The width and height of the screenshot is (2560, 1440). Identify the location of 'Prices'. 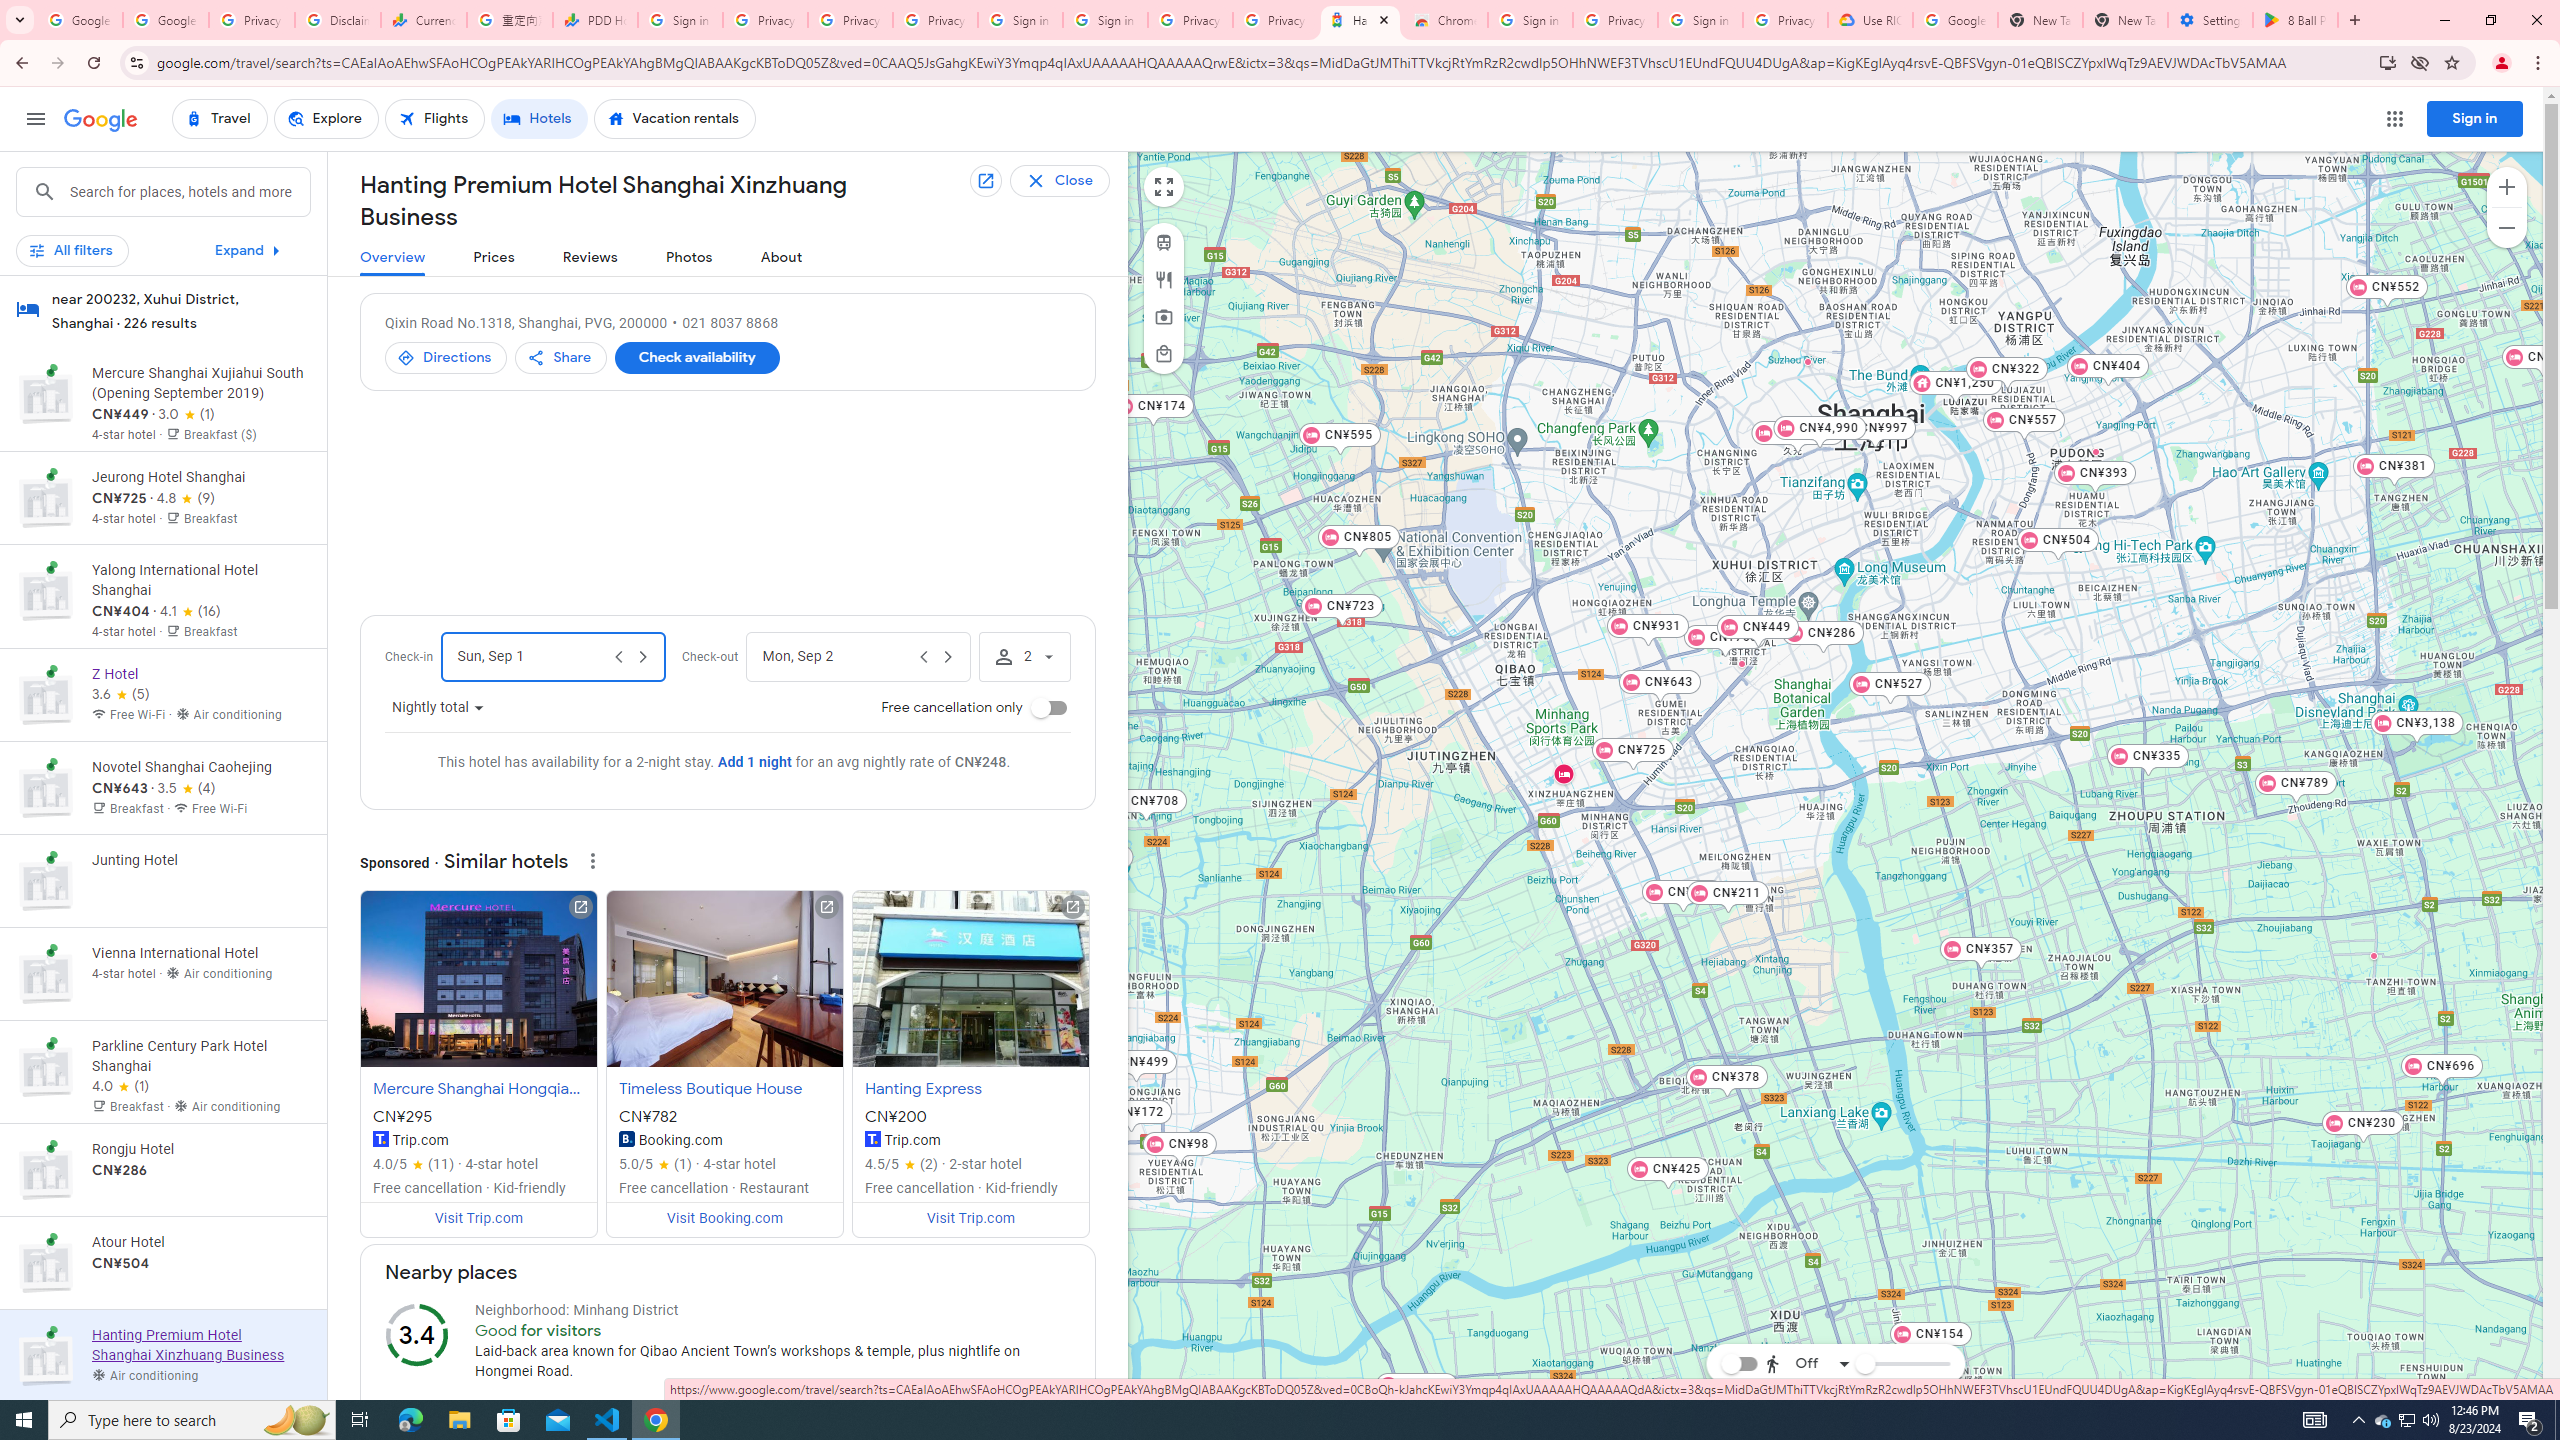
(493, 257).